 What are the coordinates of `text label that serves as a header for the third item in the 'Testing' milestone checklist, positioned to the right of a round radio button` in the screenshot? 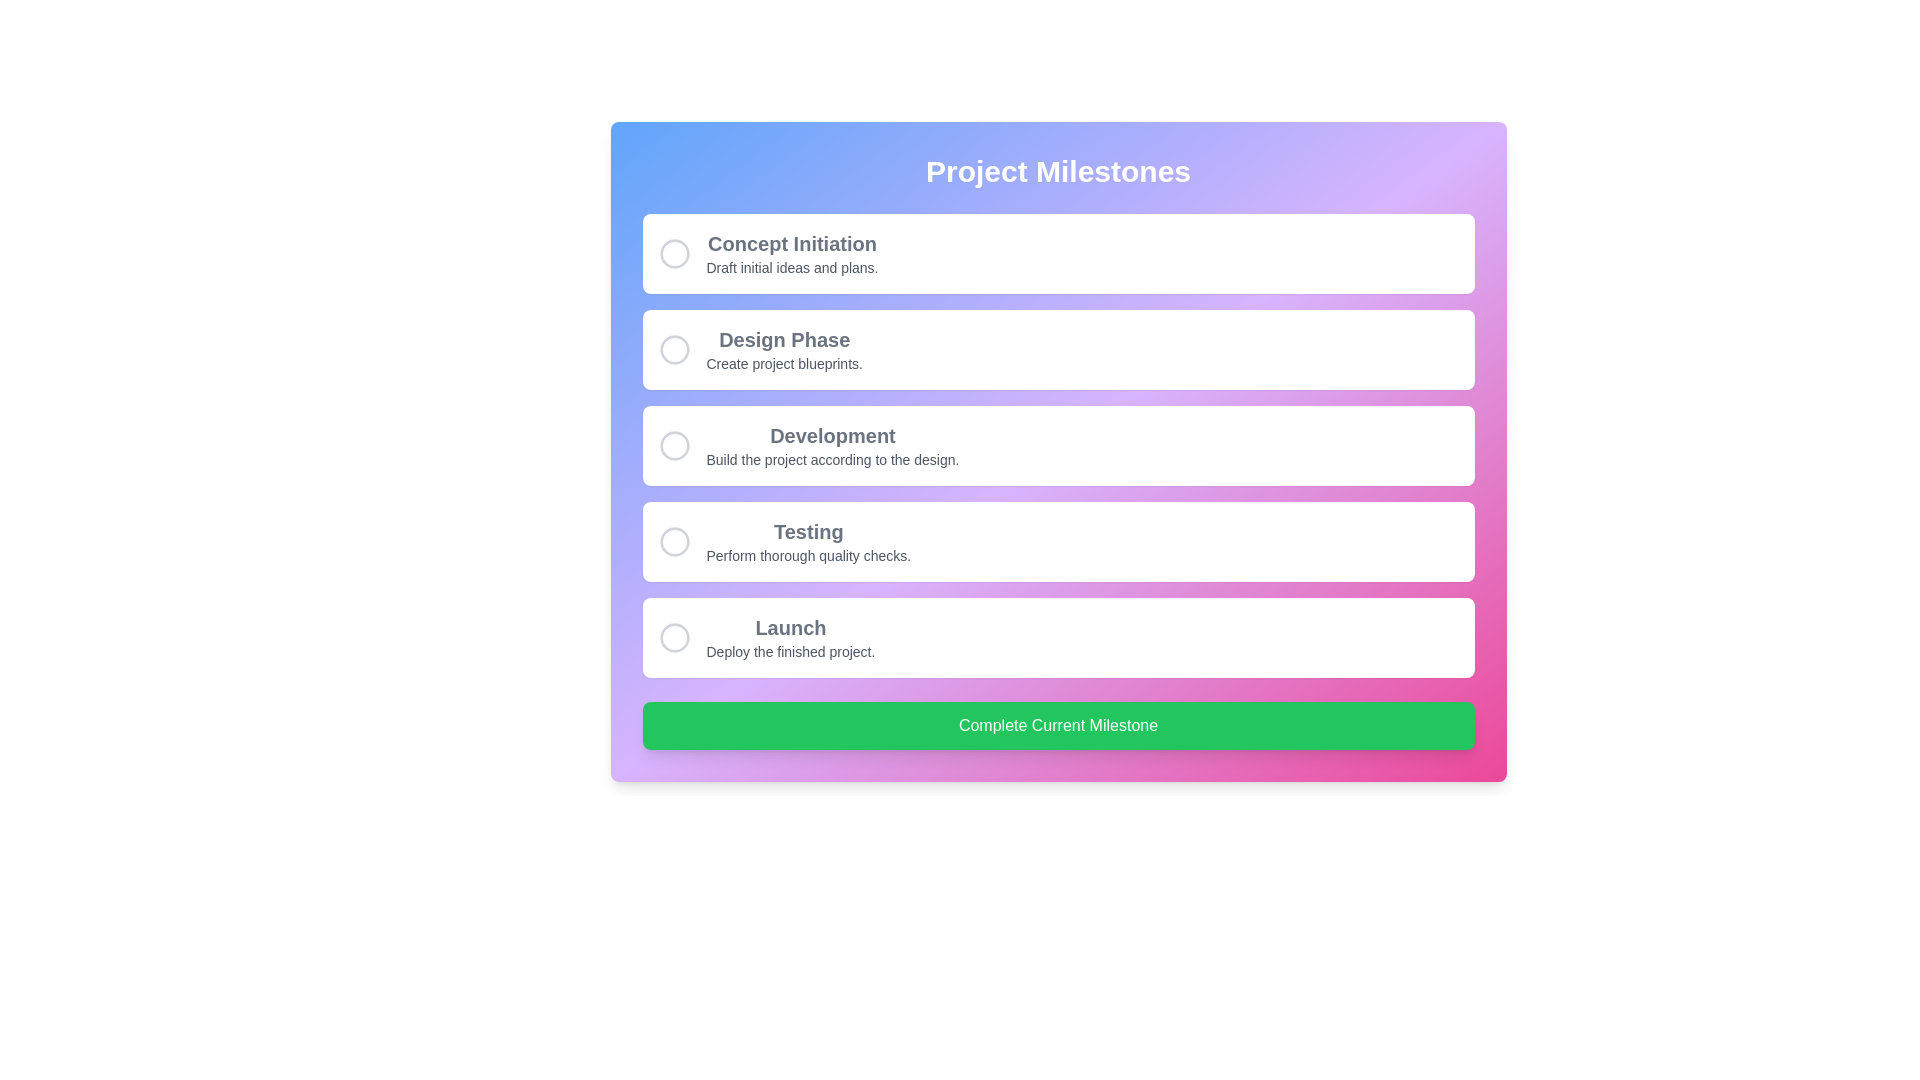 It's located at (808, 531).